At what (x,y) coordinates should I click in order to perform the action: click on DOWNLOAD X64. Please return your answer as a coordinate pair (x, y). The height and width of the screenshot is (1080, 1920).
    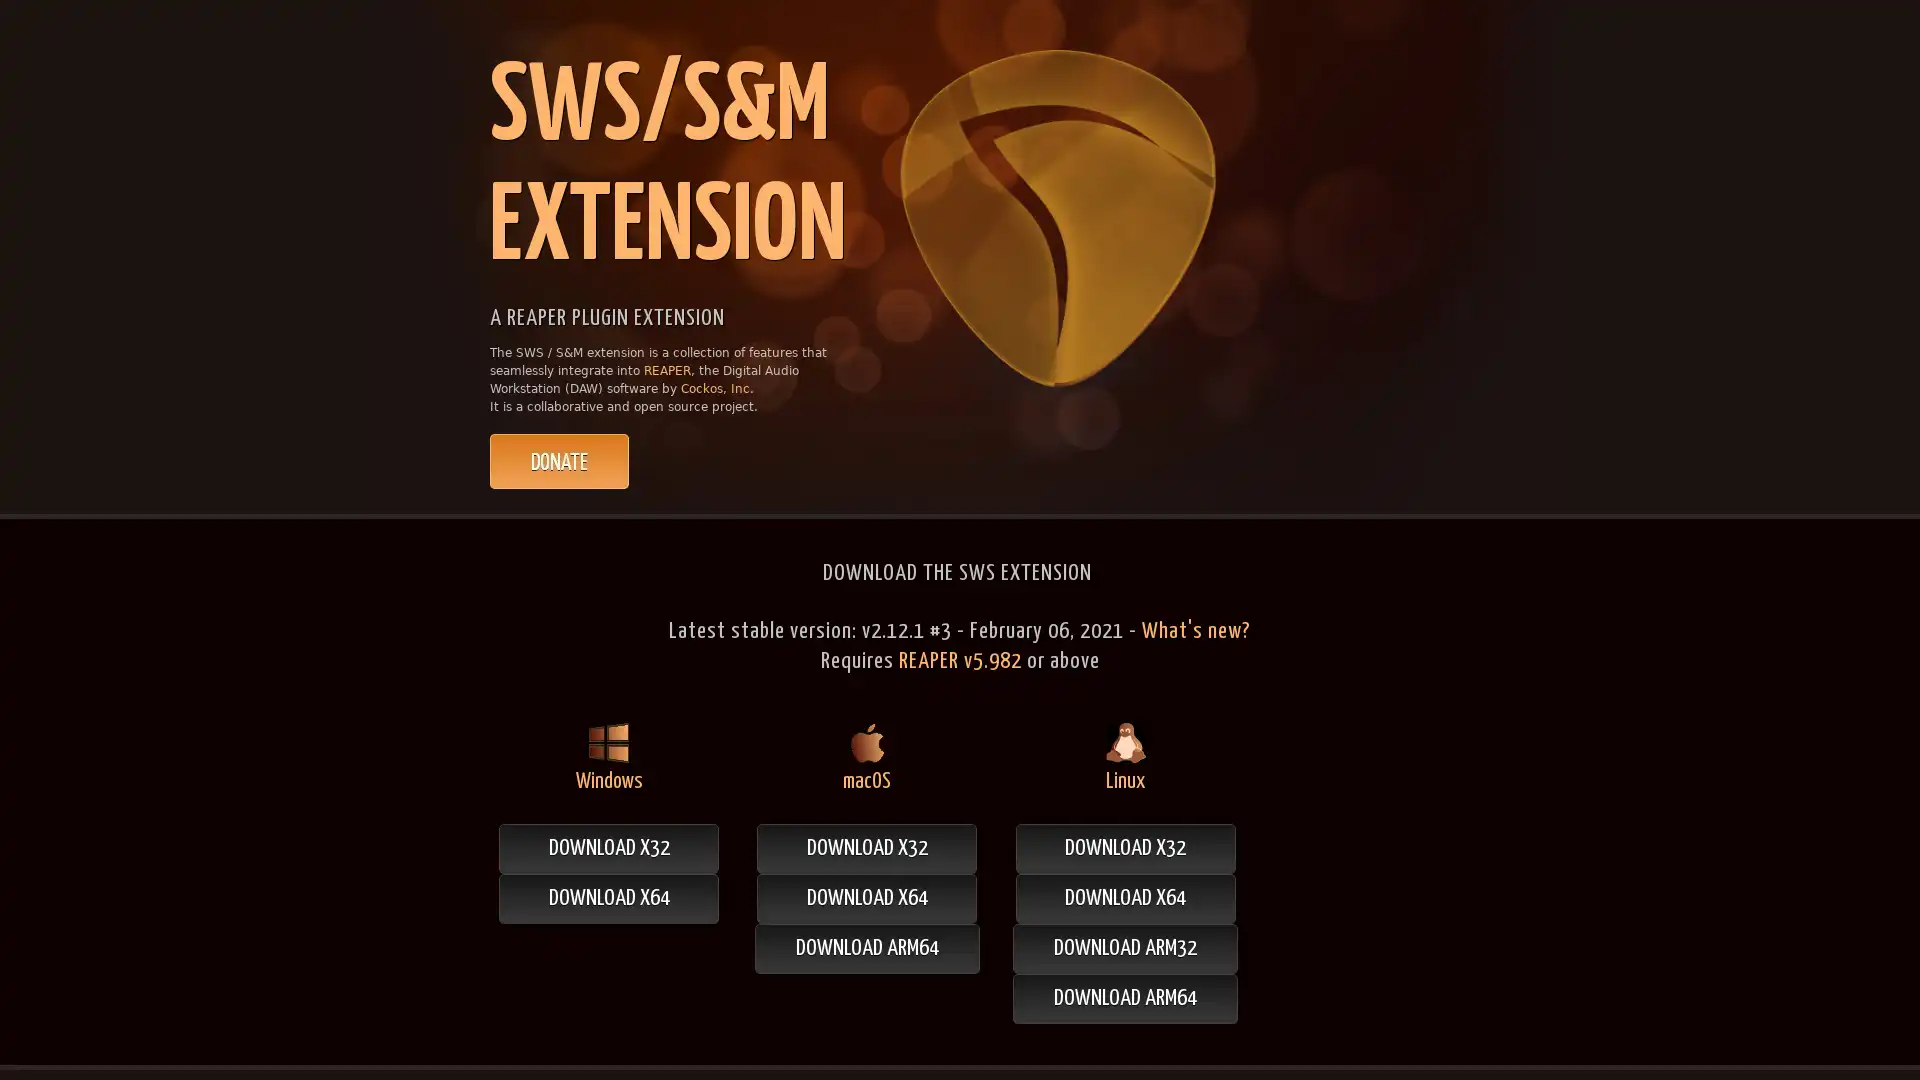
    Looking at the image, I should click on (1280, 897).